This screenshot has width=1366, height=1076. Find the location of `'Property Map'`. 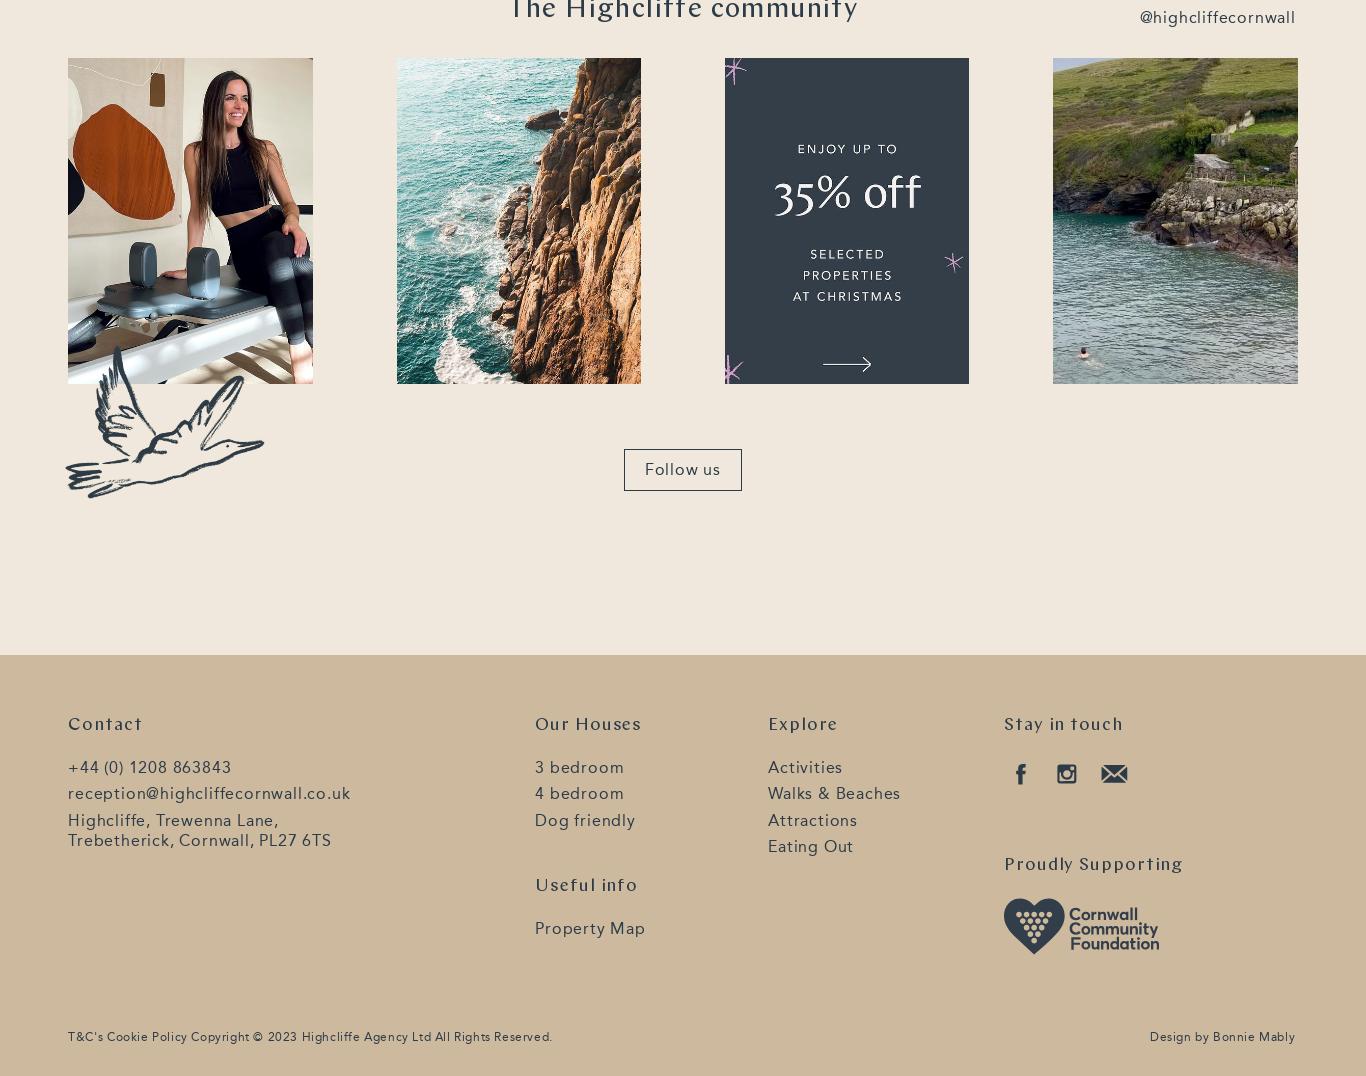

'Property Map' is located at coordinates (535, 927).